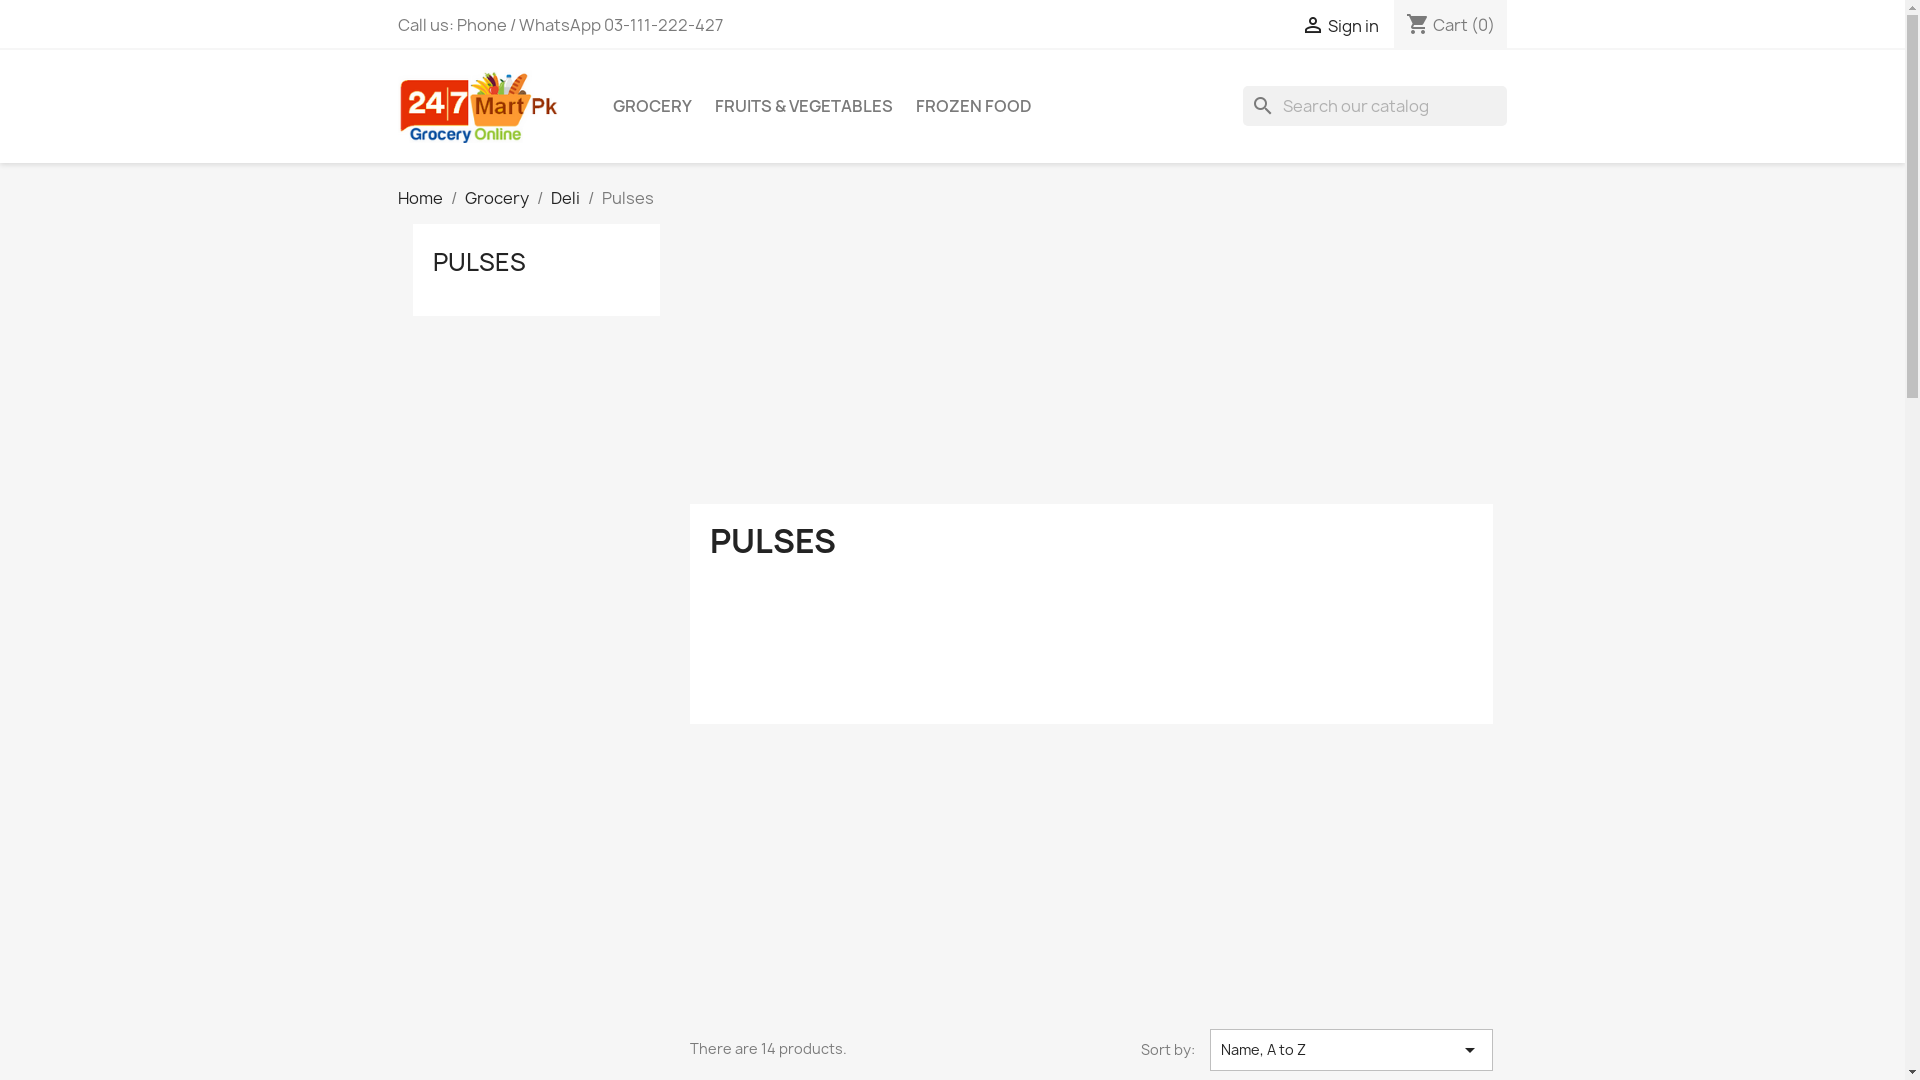 This screenshot has height=1080, width=1920. I want to click on 'Deli', so click(563, 197).